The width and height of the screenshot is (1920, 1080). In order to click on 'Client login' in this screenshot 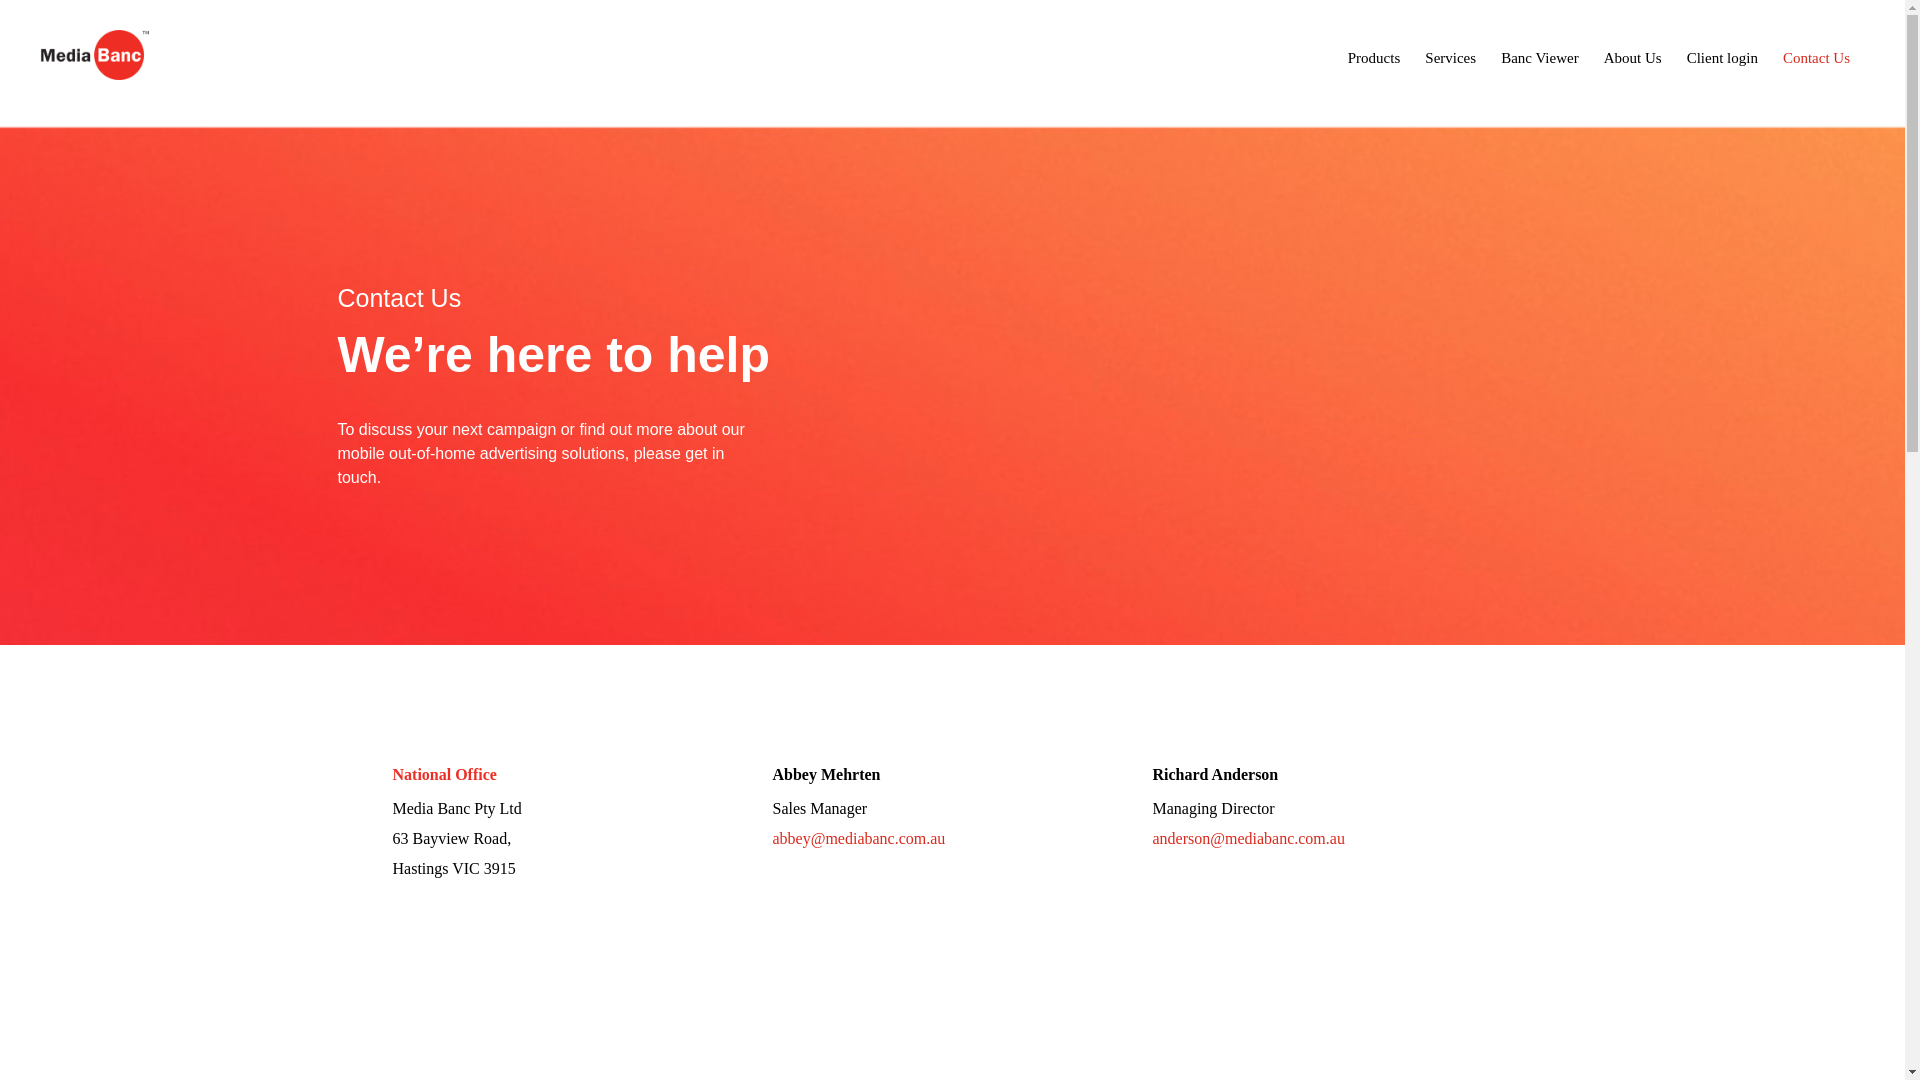, I will do `click(1721, 56)`.